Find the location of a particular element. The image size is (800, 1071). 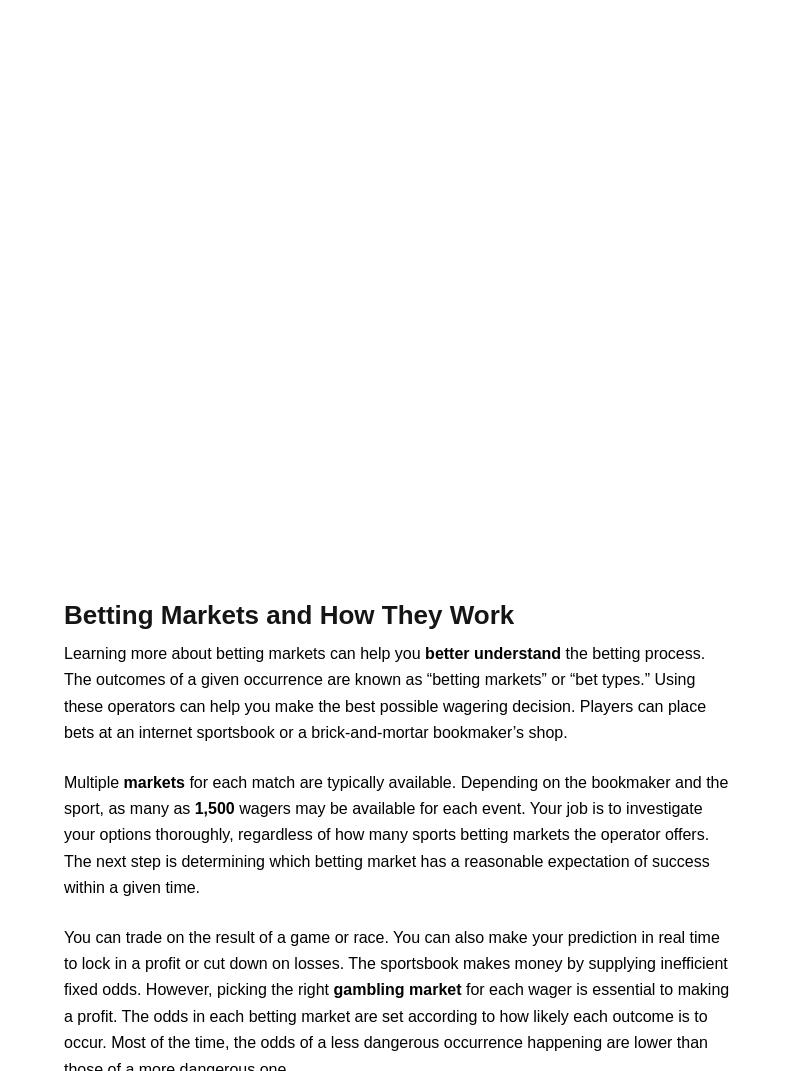

'the betting process. The outcomes of a given occurrence are known as “betting markets” or “bet types.” Using these operators can help you make the best possible wagering decision. Players can place bets at an internet sportsbook or a brick-and-mortar bookmaker’s shop.' is located at coordinates (383, 691).